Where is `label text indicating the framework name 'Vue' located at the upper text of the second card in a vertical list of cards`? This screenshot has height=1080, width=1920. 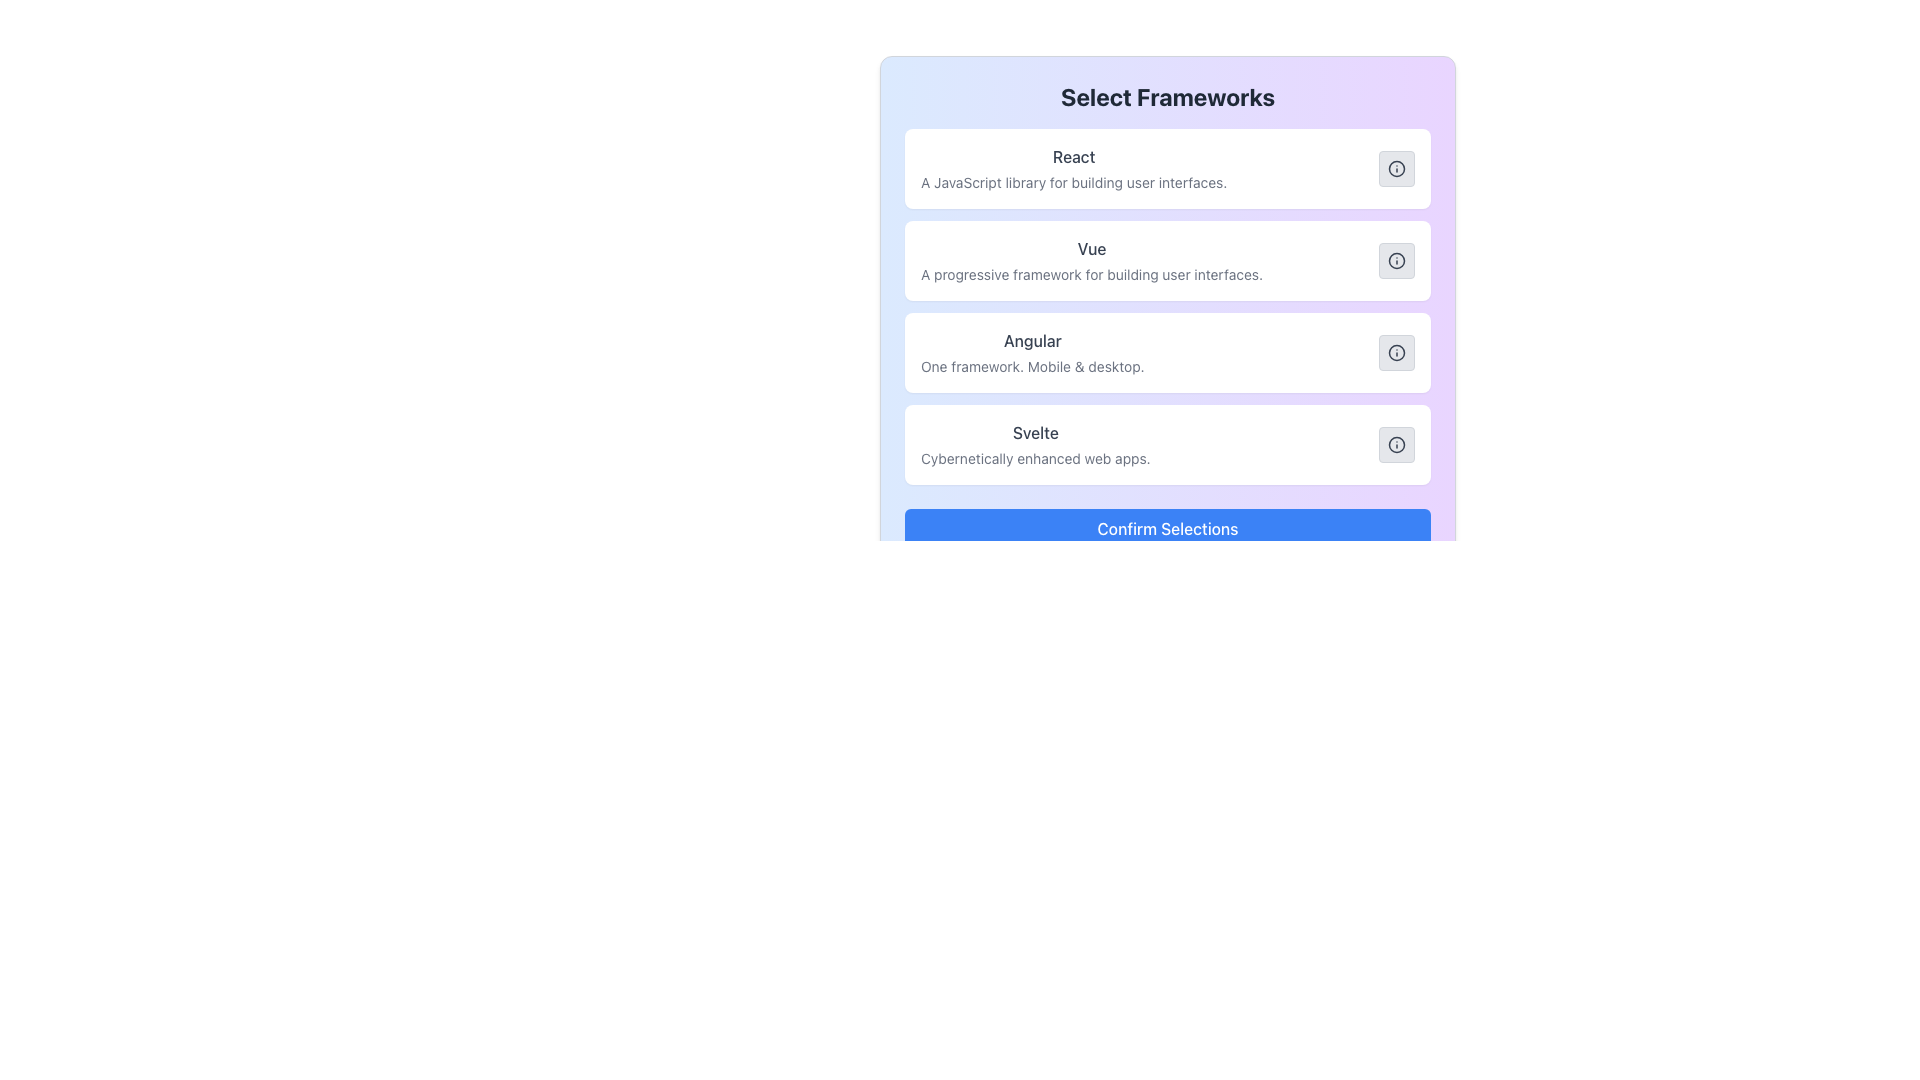 label text indicating the framework name 'Vue' located at the upper text of the second card in a vertical list of cards is located at coordinates (1091, 248).